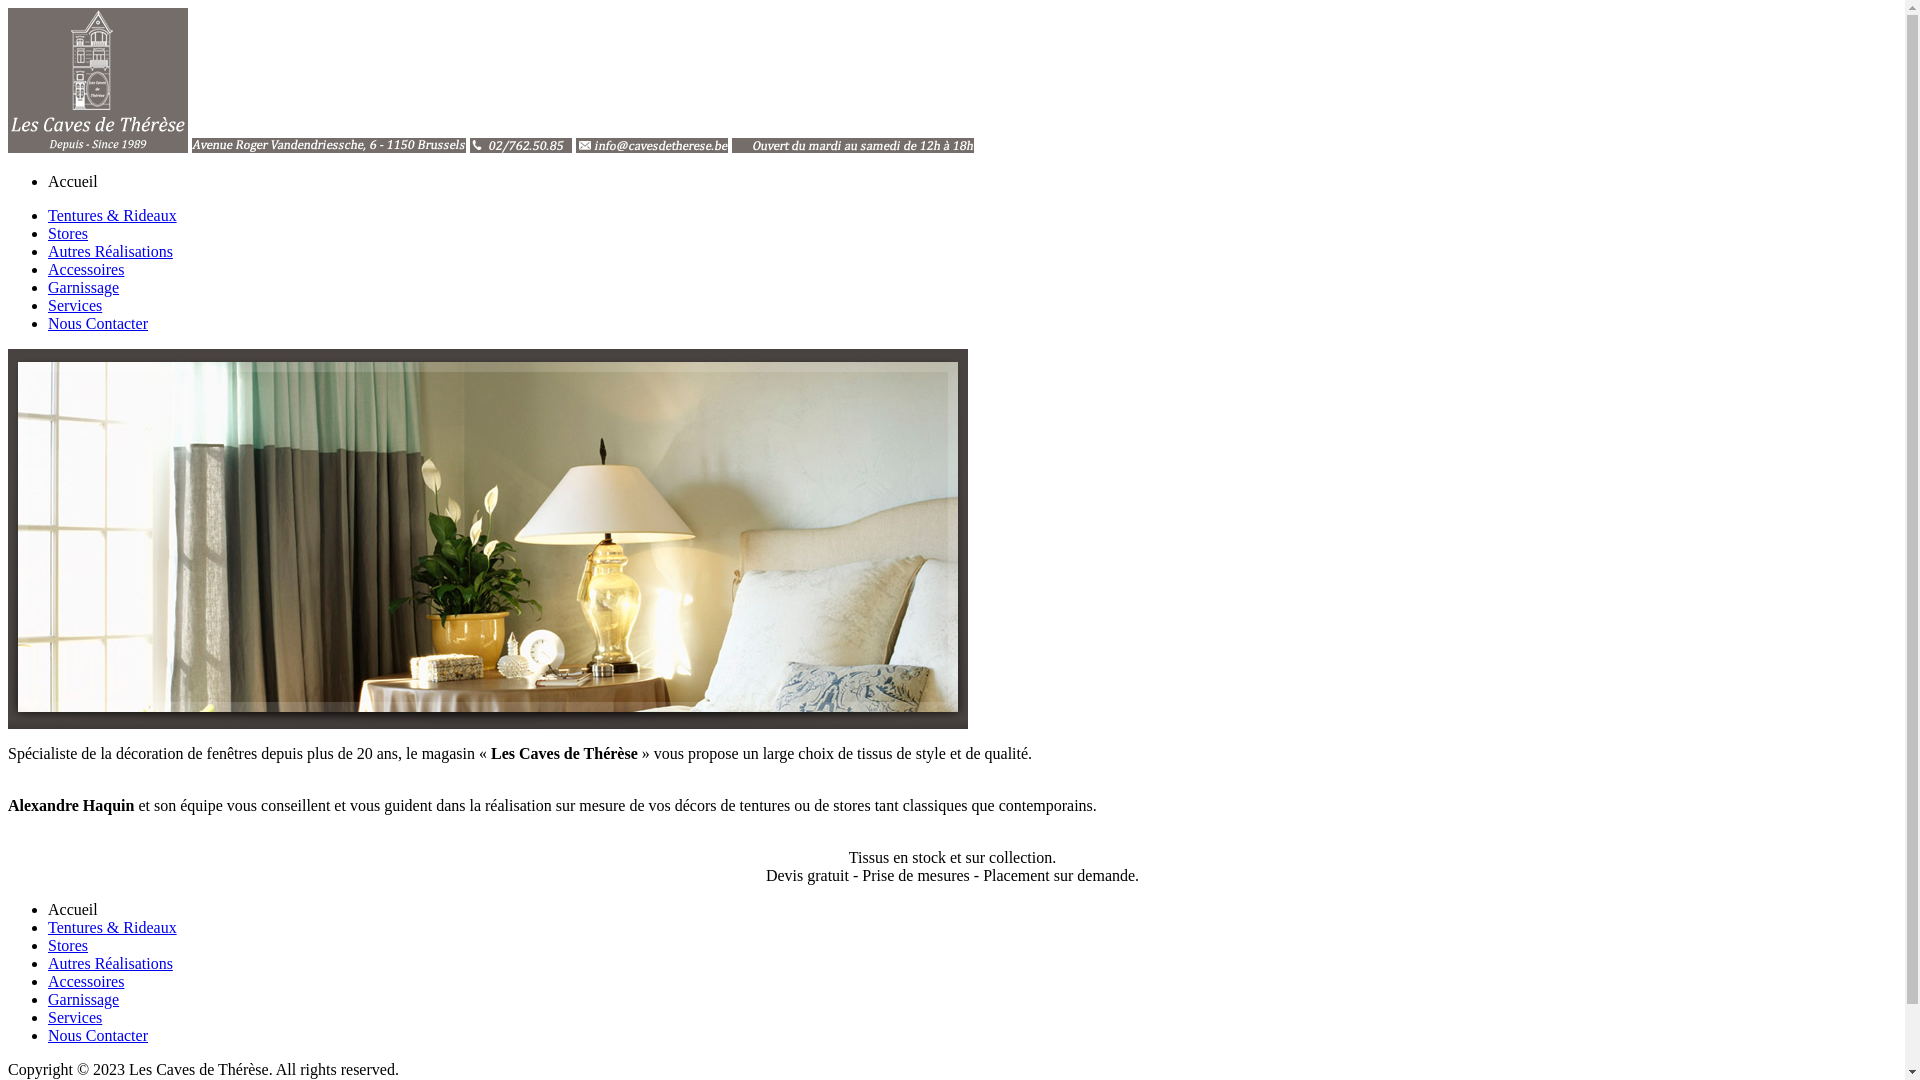  Describe the element at coordinates (48, 305) in the screenshot. I see `'Services'` at that location.